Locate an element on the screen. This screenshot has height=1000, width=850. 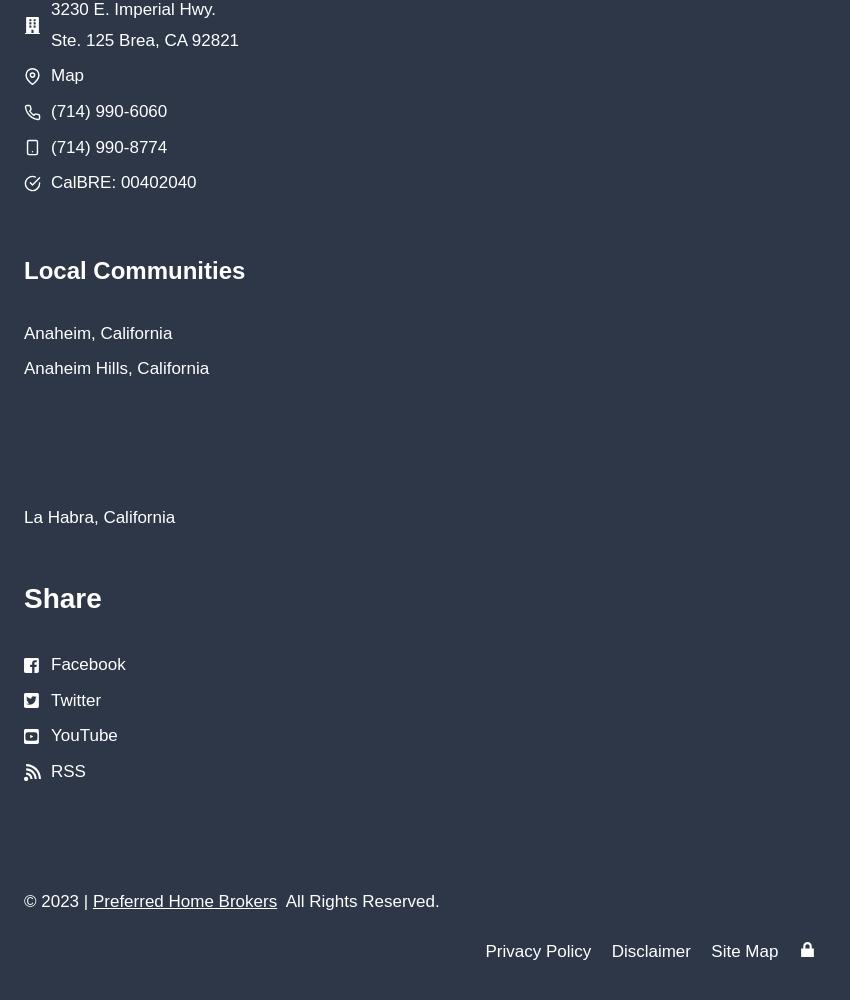
'Map' is located at coordinates (51, 74).